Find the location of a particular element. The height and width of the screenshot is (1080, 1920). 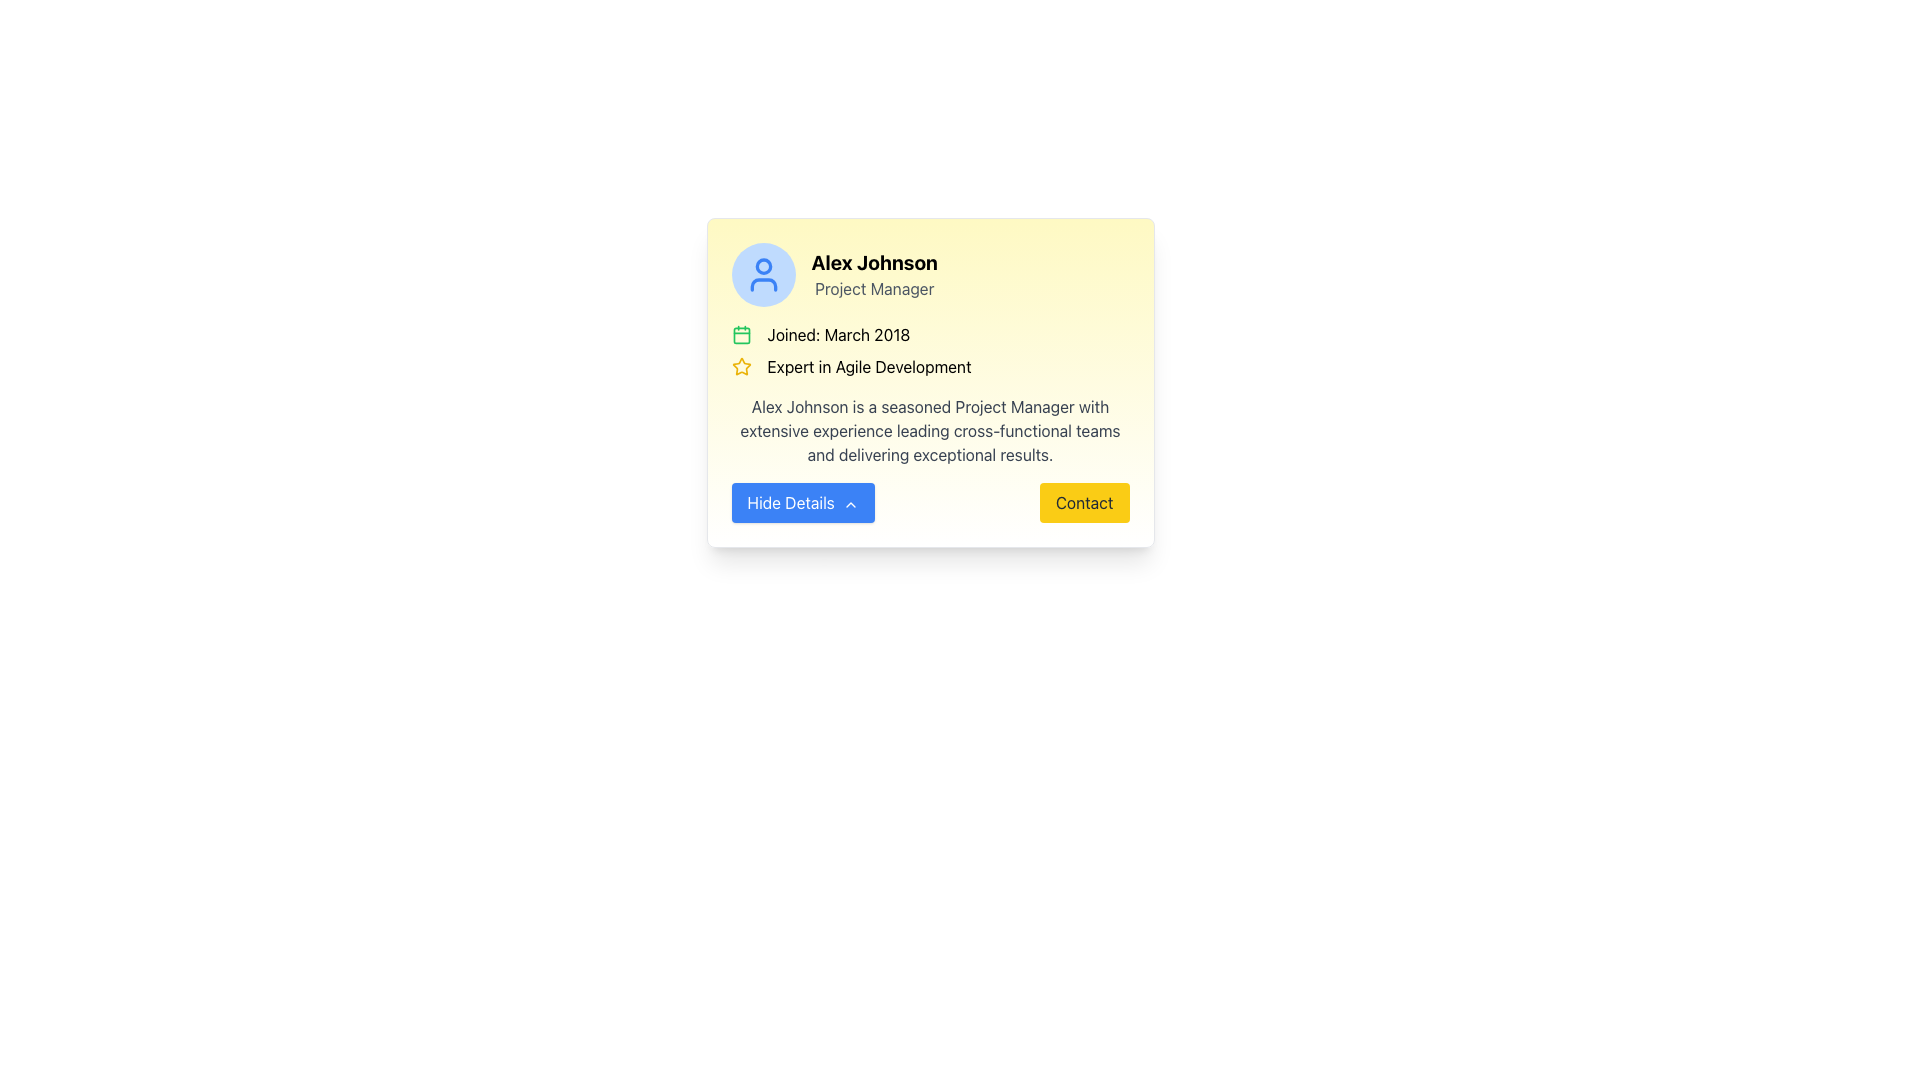

the decorative icon that signifies excellence, located to the left of the text 'Expert in Agile Development' is located at coordinates (740, 366).